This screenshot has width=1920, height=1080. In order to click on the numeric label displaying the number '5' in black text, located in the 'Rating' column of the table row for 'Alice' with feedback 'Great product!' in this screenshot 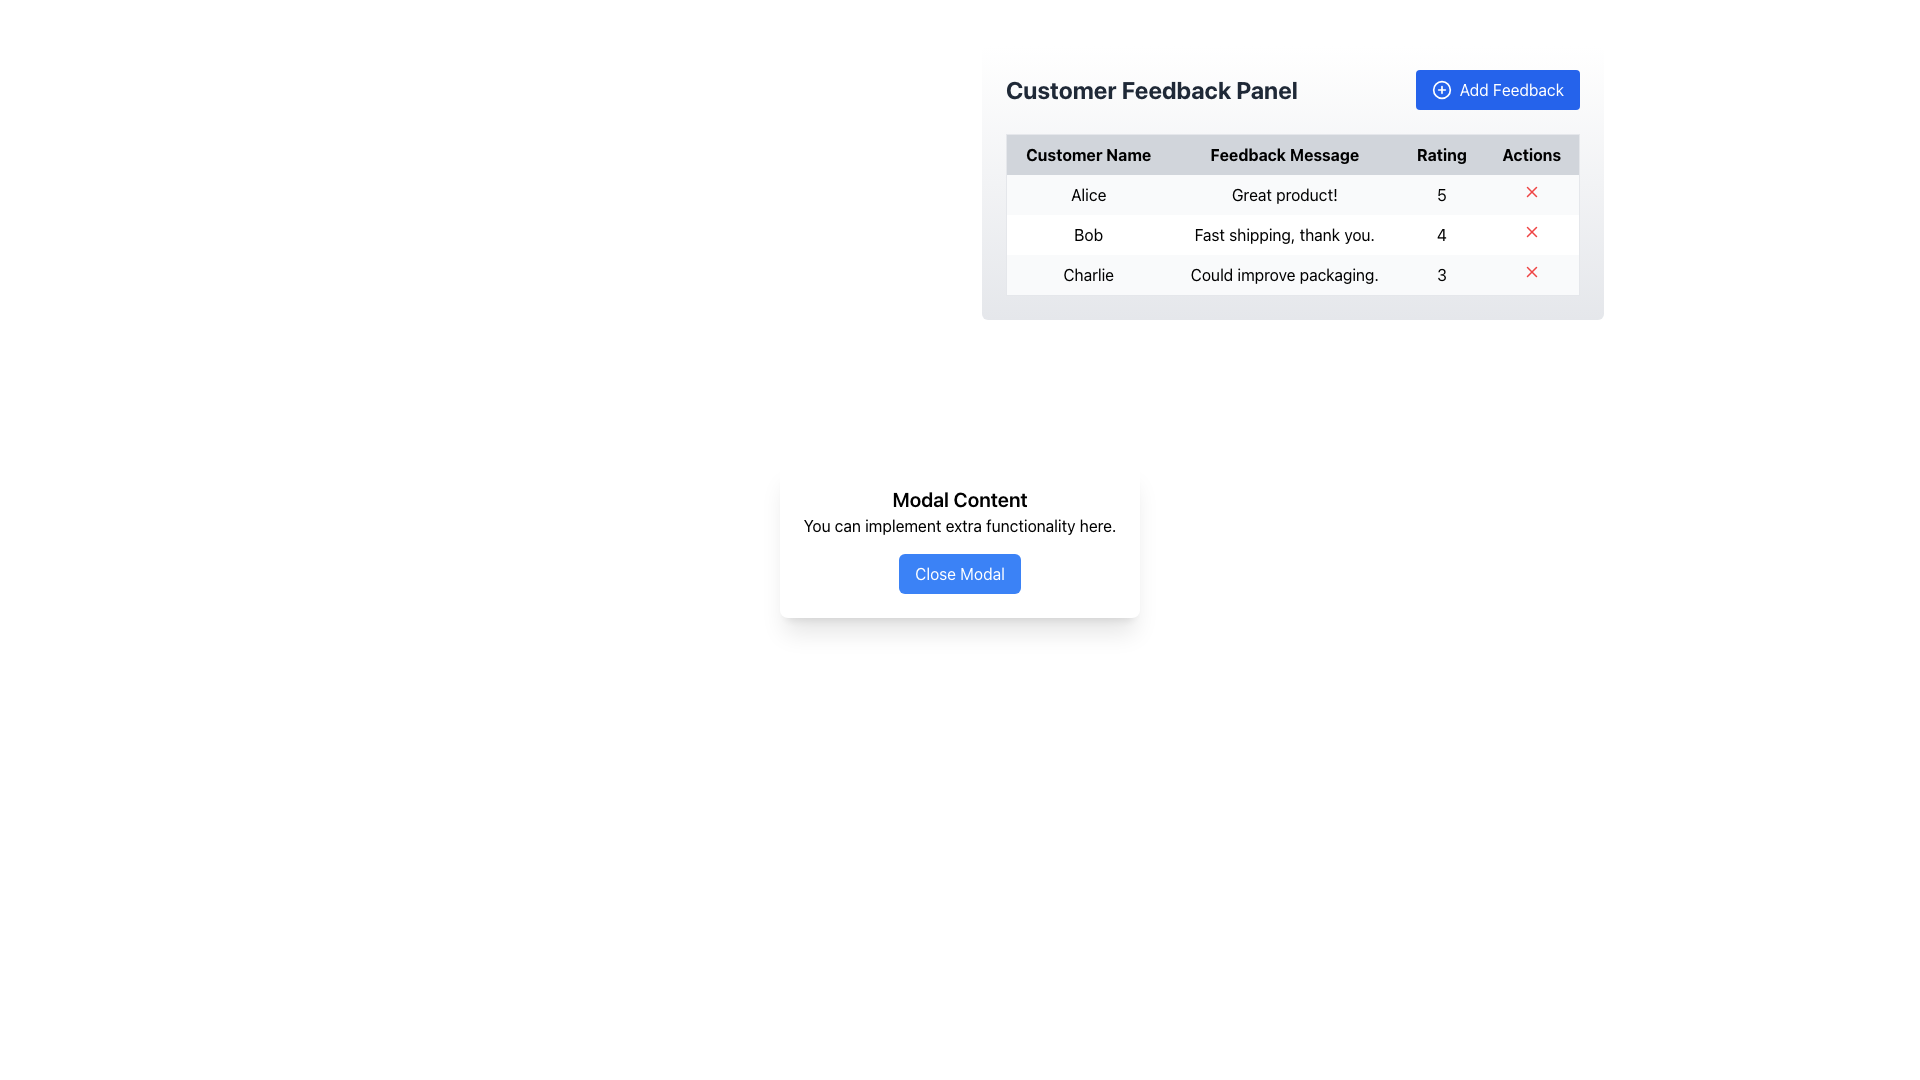, I will do `click(1441, 195)`.